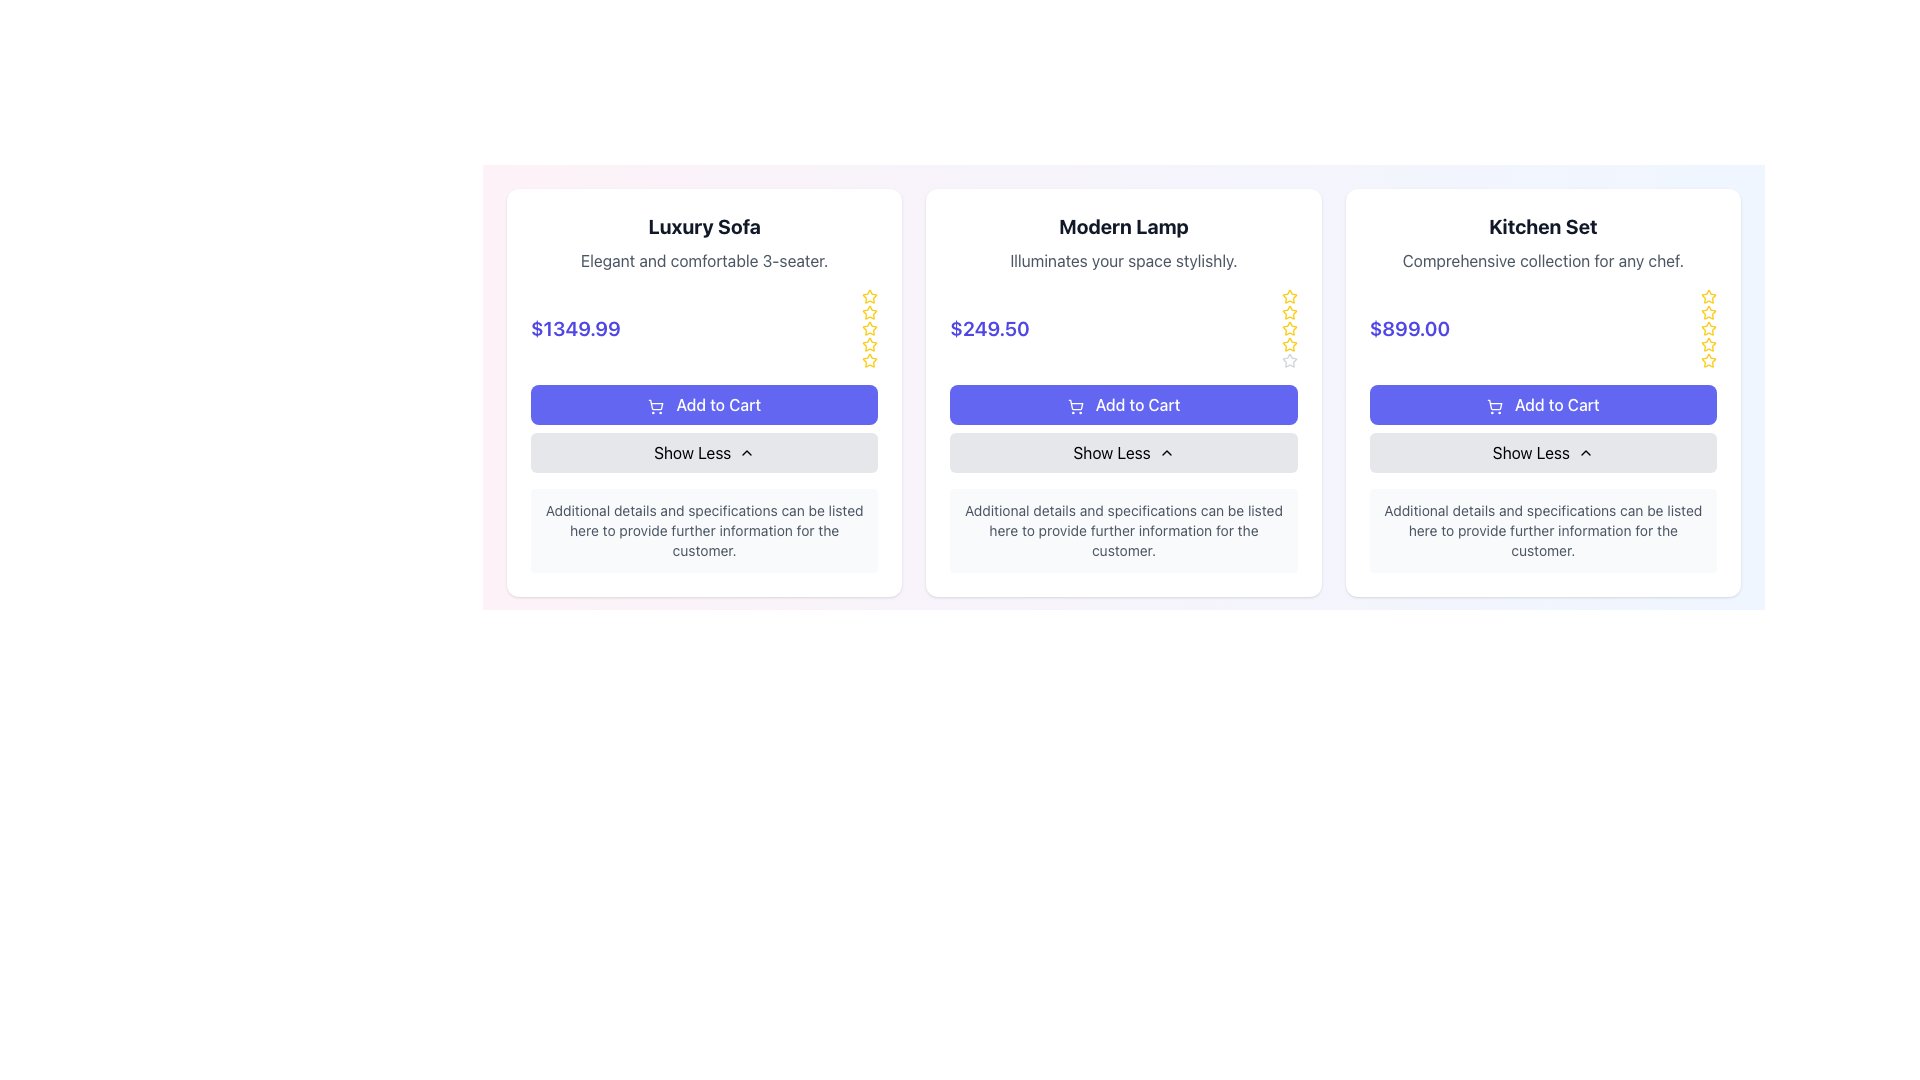 This screenshot has height=1080, width=1920. What do you see at coordinates (1542, 530) in the screenshot?
I see `the supplementary informational text block located in the bottom section of the 'Kitchen Set' card, below the 'Show Less' button` at bounding box center [1542, 530].